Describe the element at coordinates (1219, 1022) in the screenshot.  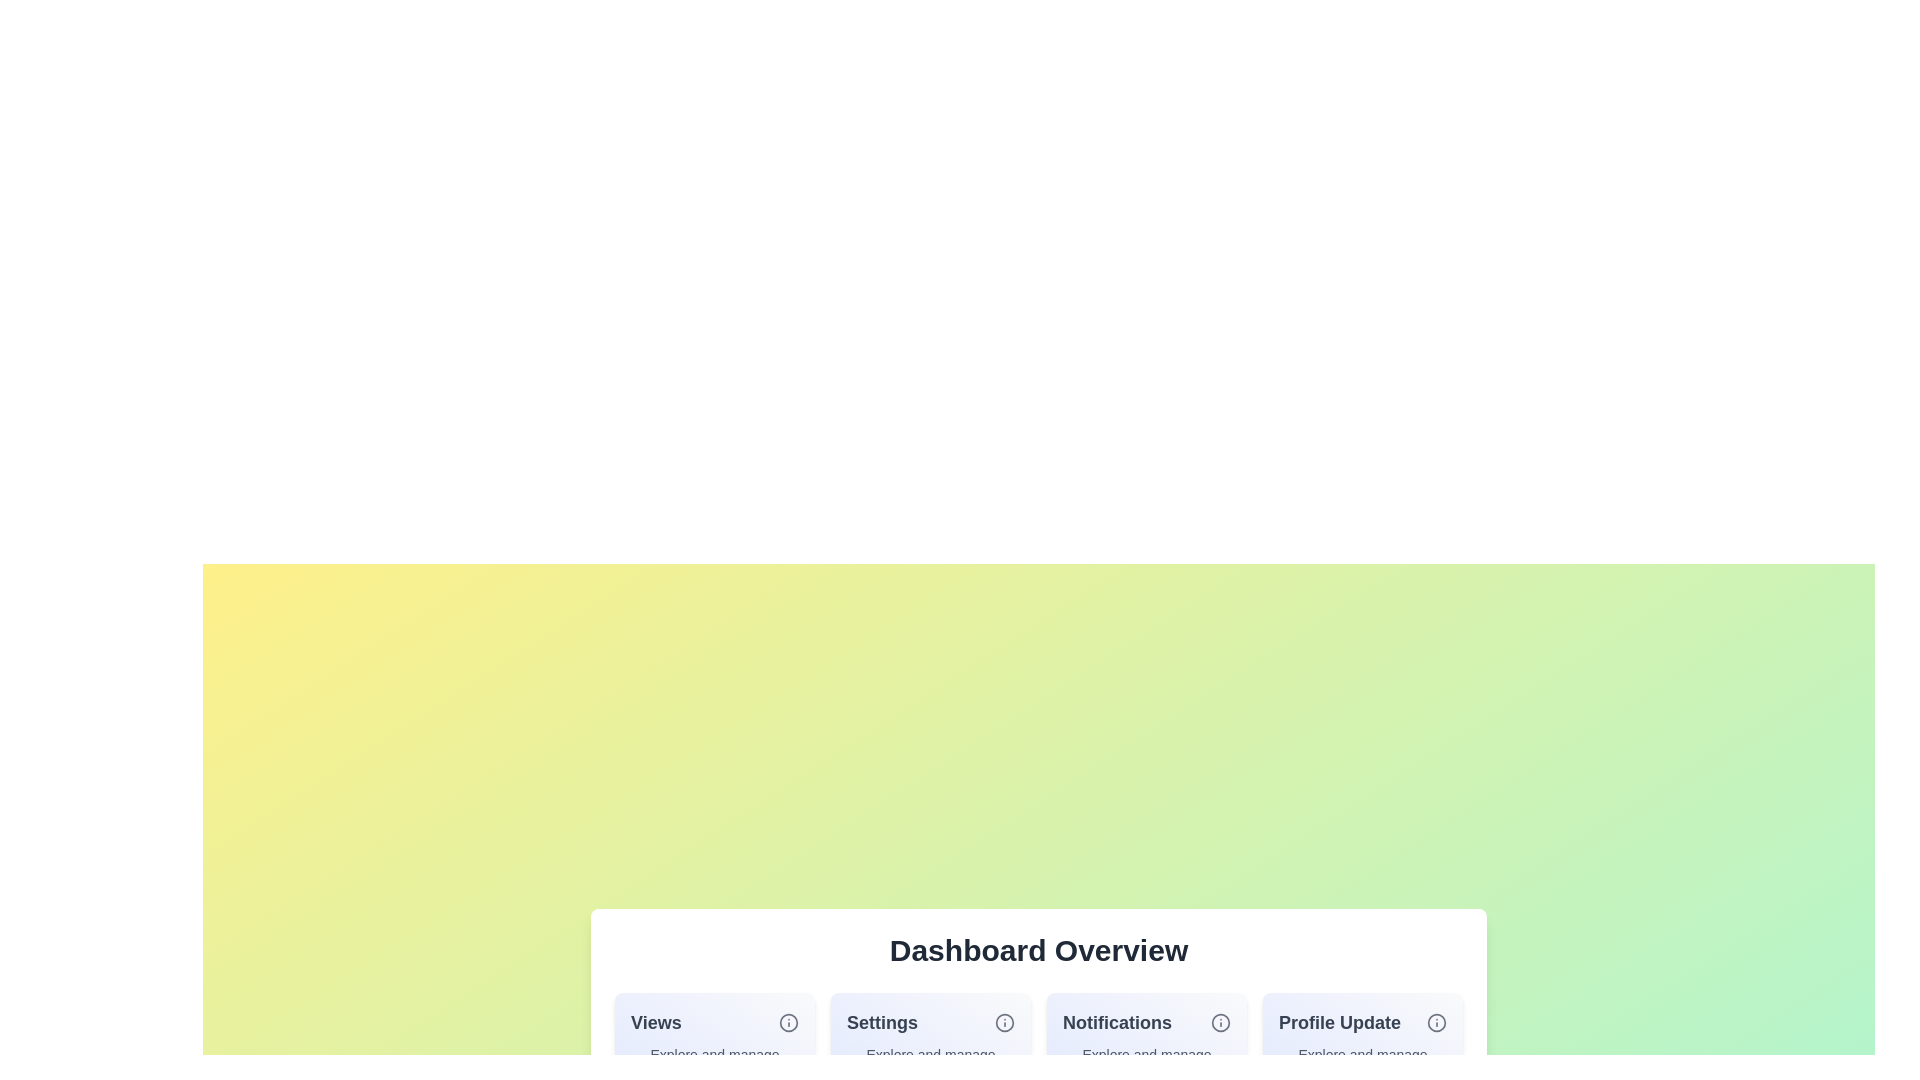
I see `the informative circular icon located within the 'Notifications' card` at that location.